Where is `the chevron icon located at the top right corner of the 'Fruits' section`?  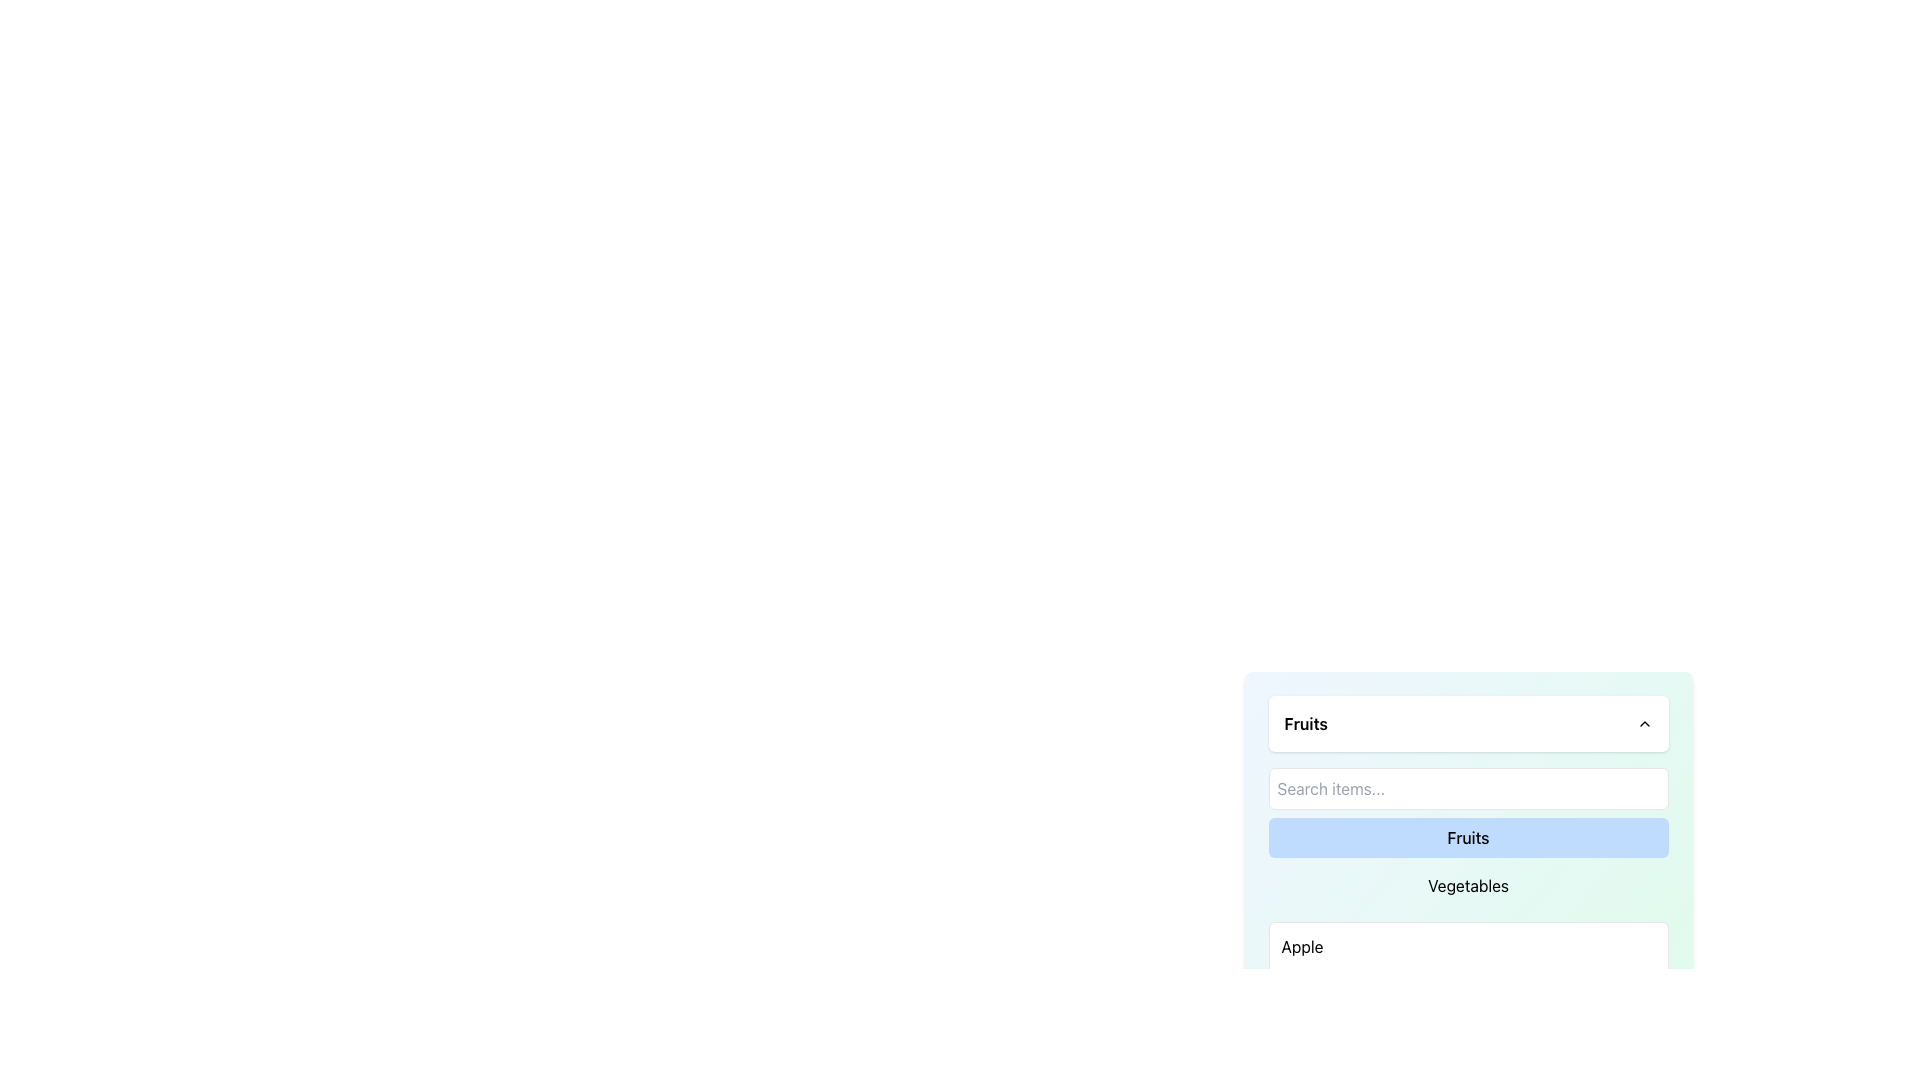
the chevron icon located at the top right corner of the 'Fruits' section is located at coordinates (1644, 724).